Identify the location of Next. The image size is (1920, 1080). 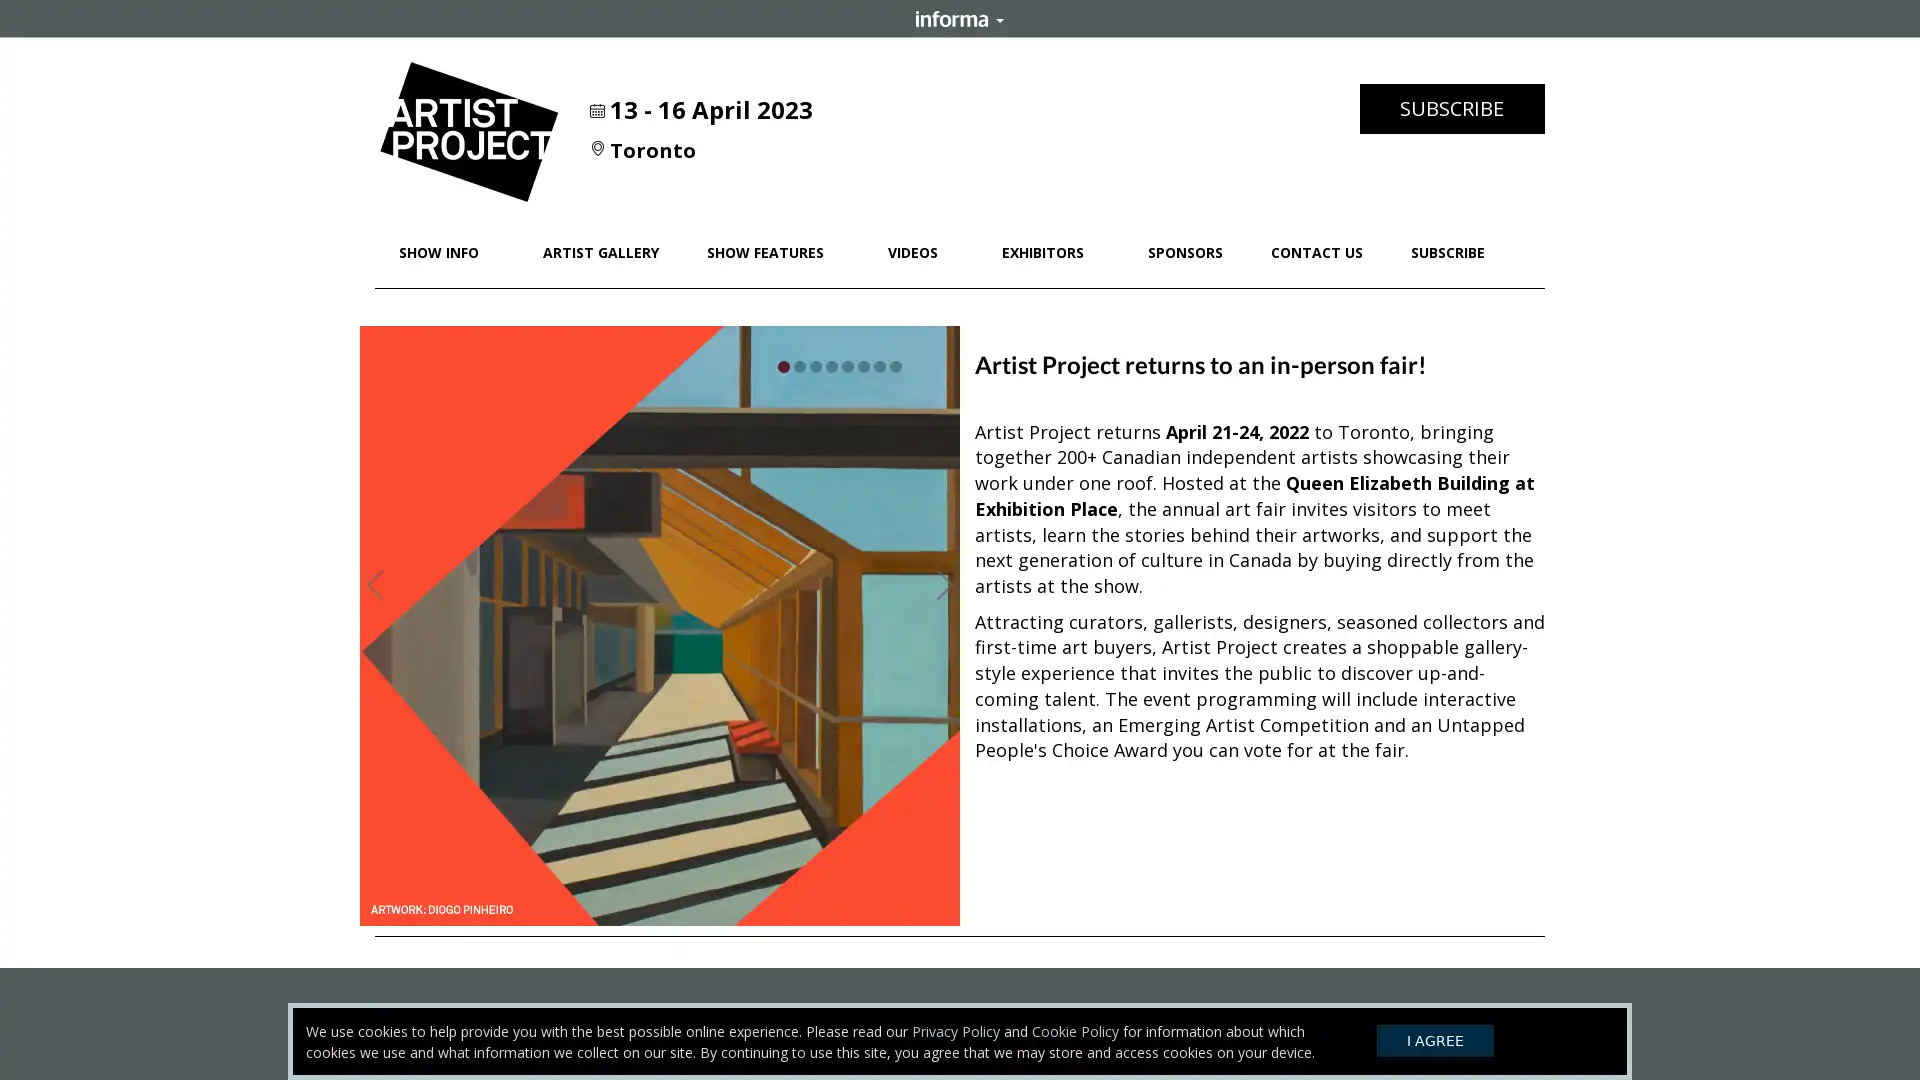
(944, 581).